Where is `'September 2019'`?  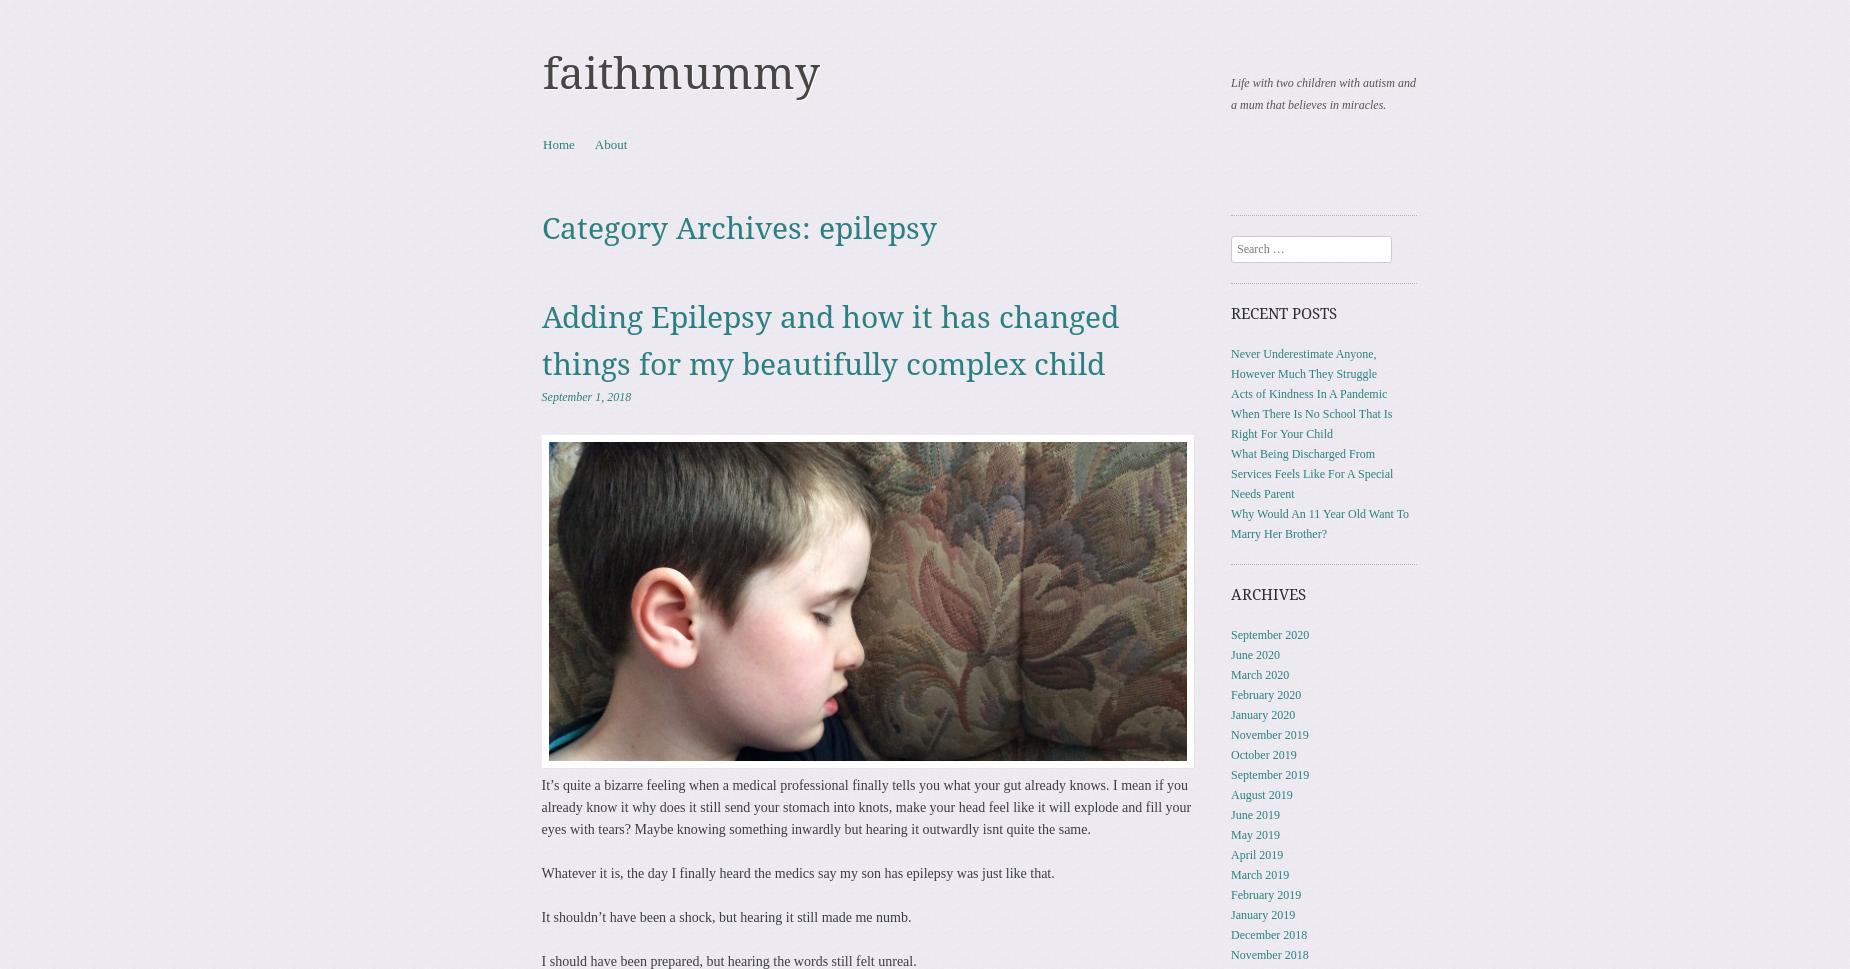 'September 2019' is located at coordinates (1269, 773).